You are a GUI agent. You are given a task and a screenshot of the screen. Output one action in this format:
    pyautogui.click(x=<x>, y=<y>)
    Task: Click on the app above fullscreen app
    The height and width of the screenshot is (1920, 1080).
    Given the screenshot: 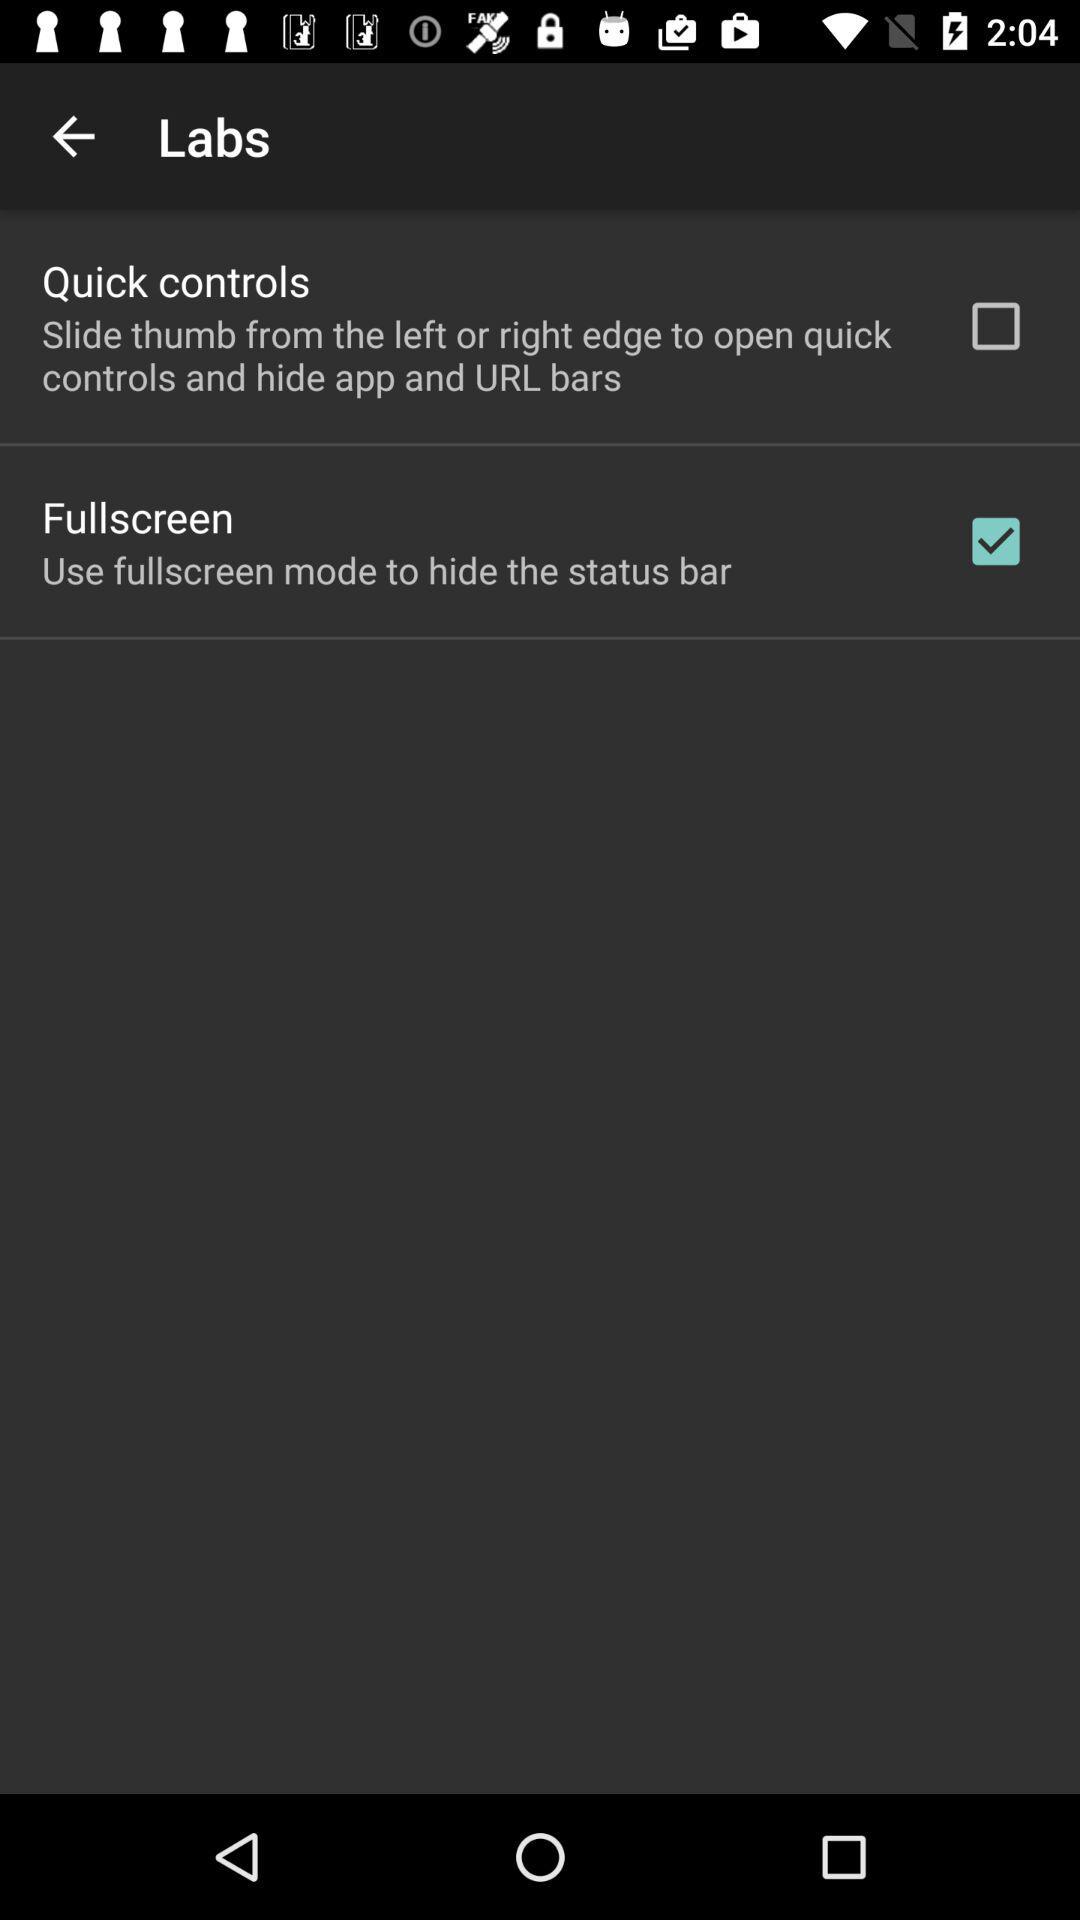 What is the action you would take?
    pyautogui.click(x=477, y=355)
    